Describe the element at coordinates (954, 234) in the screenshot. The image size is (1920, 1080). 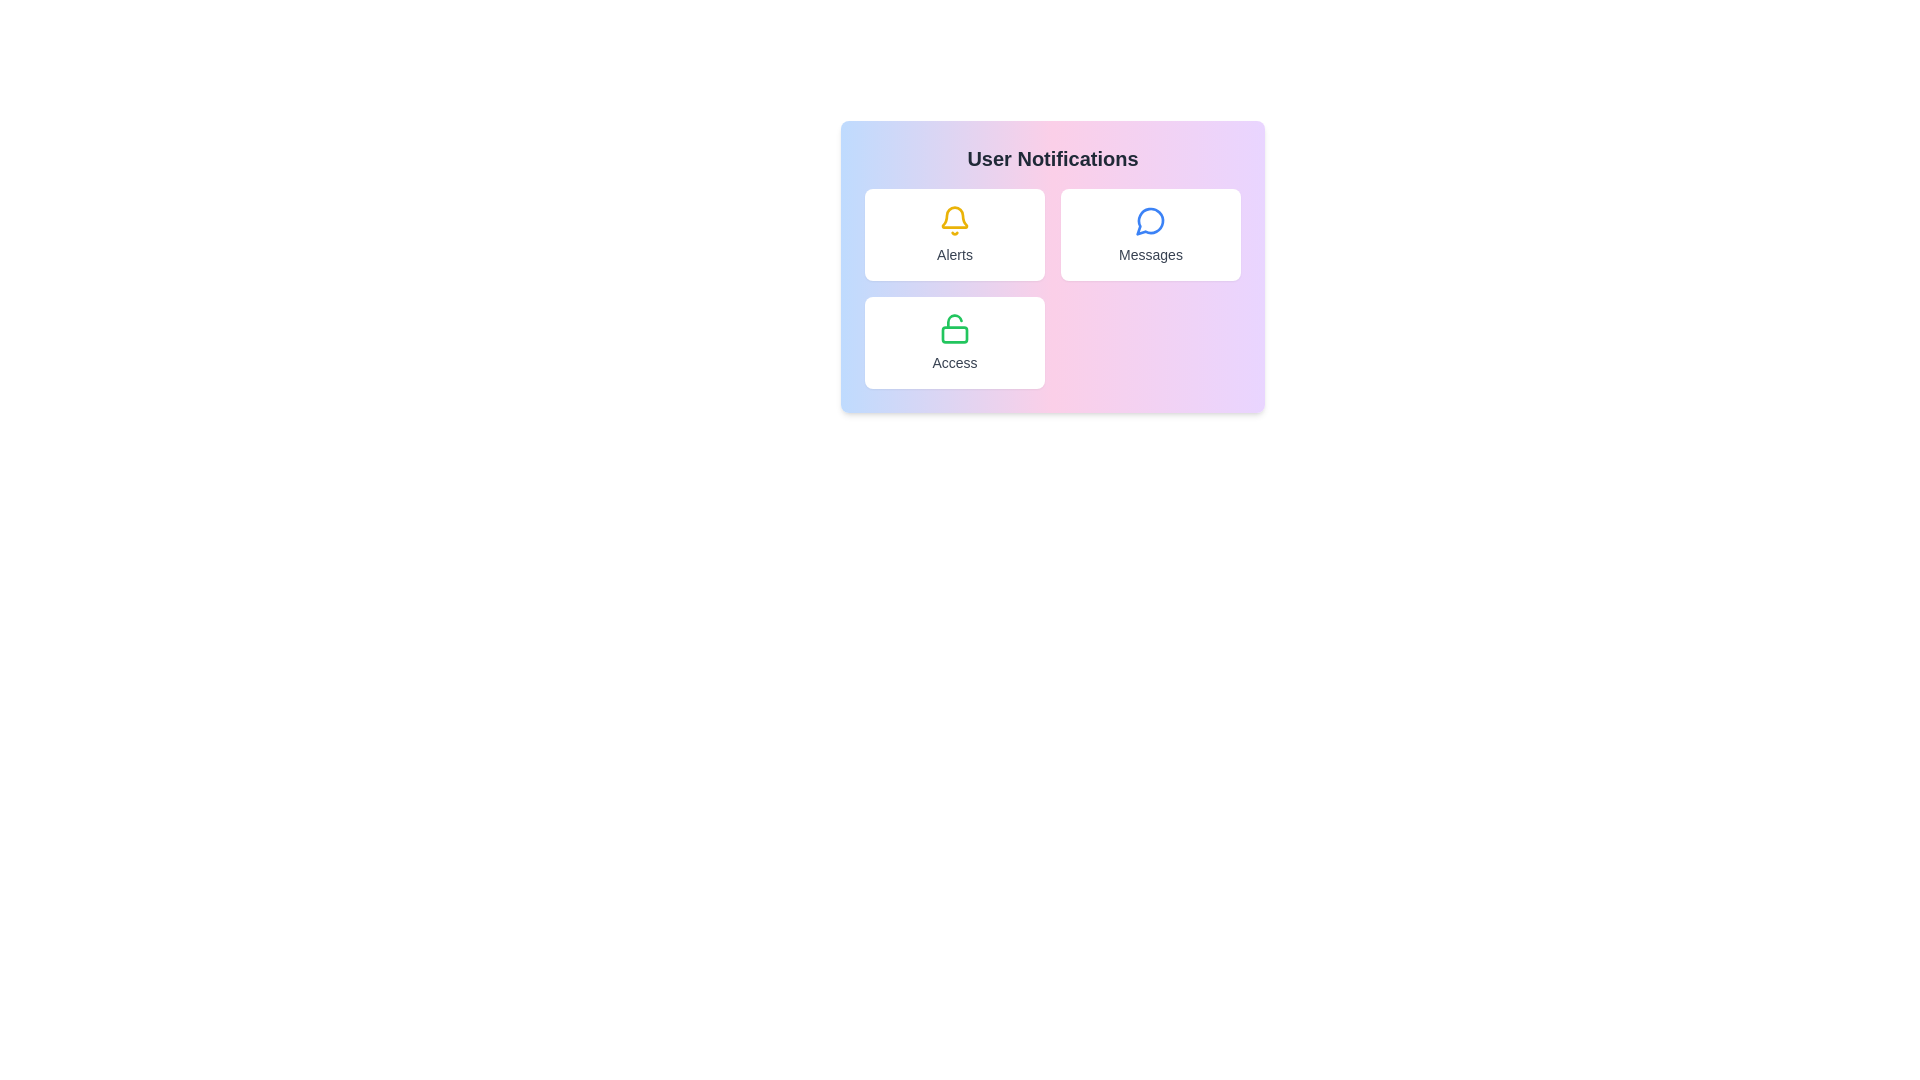
I see `the interactive button located in the top-left corner of the grid layout, which likely navigates to alerts or notifications` at that location.